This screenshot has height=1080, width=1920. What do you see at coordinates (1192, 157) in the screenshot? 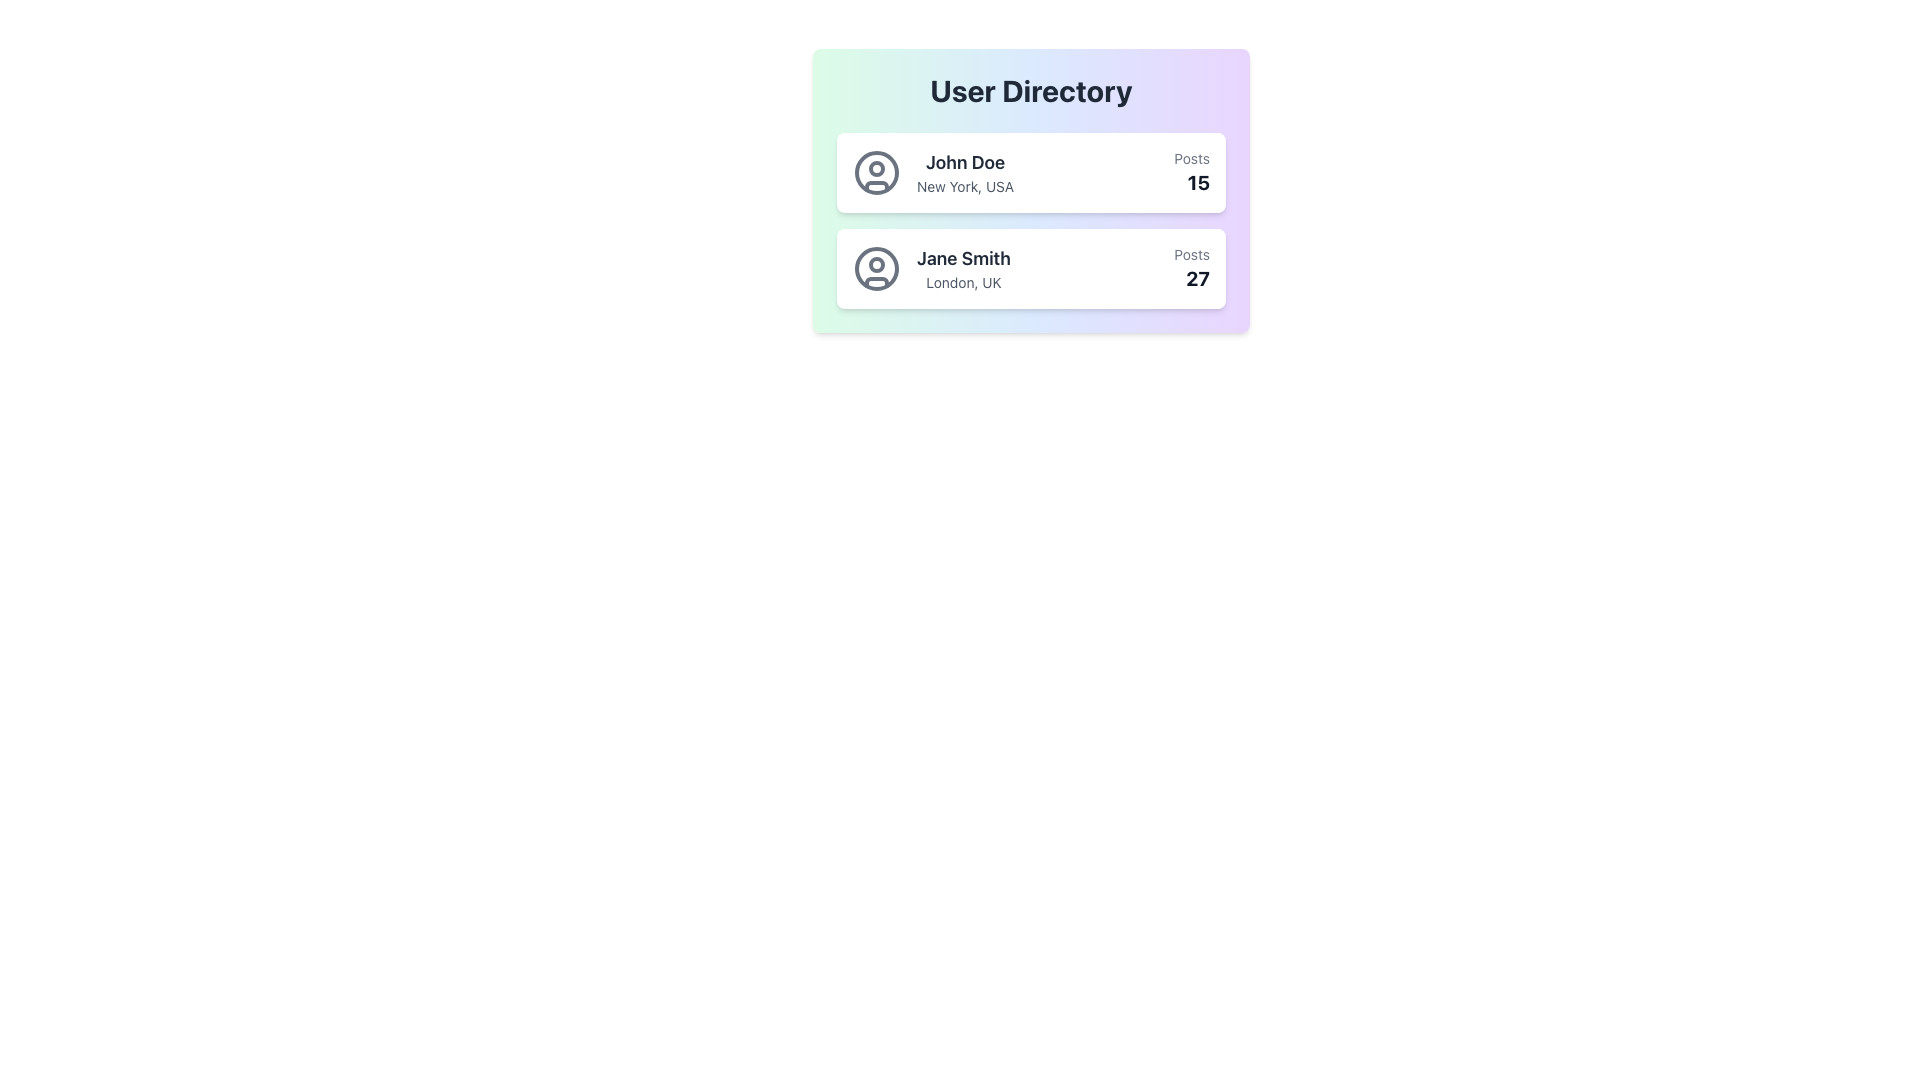
I see `the static text label that indicates the count of 'Posts' for user 'John Doe', positioned at the top-right of the user item card` at bounding box center [1192, 157].